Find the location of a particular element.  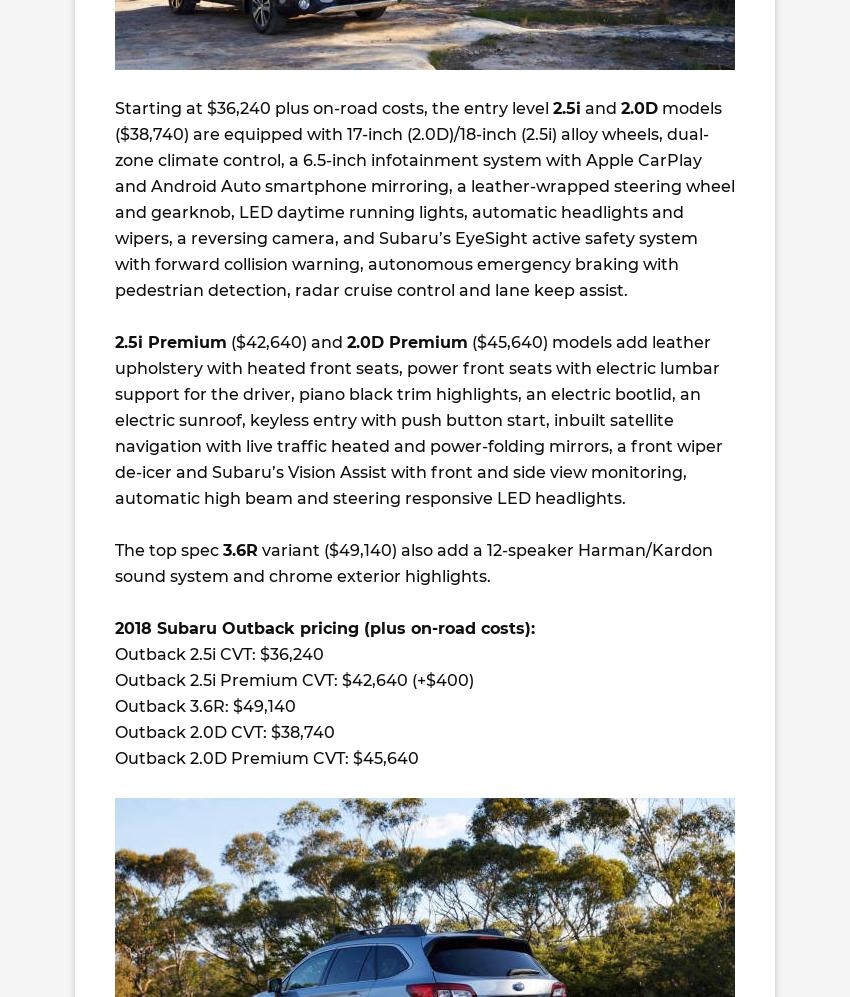

'The top spec' is located at coordinates (168, 550).